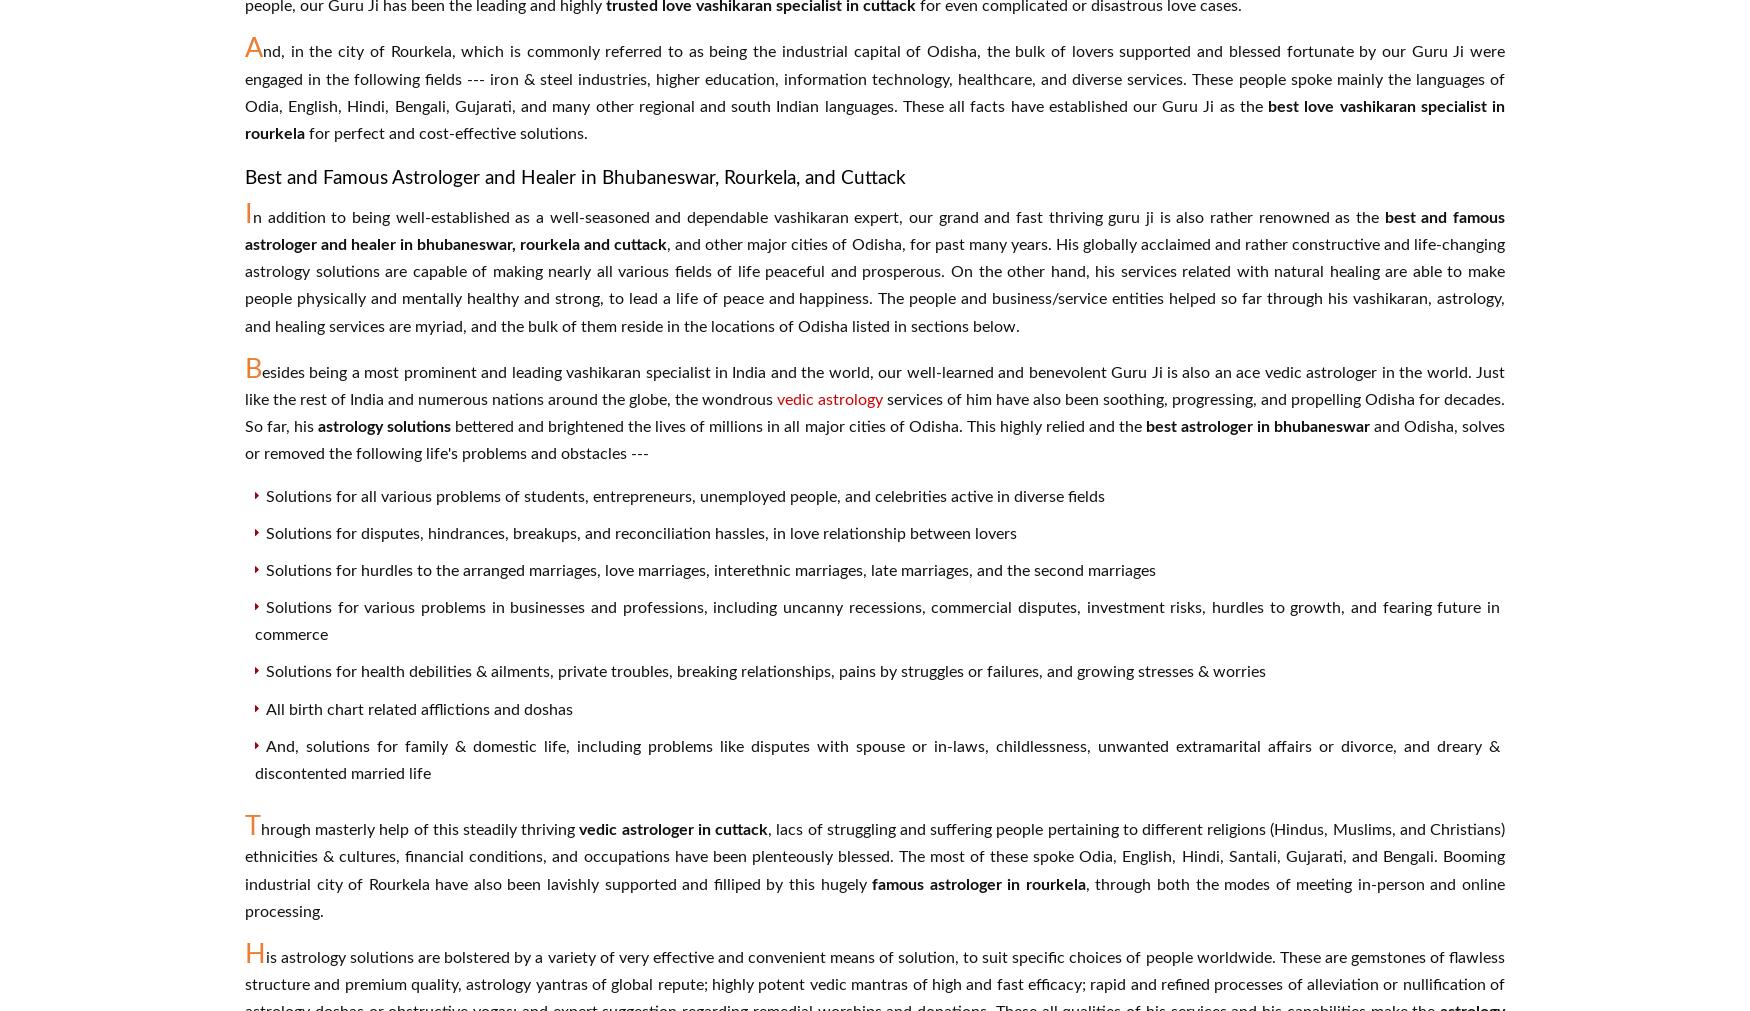  Describe the element at coordinates (872, 884) in the screenshot. I see `'famous astrologer in rourkela'` at that location.